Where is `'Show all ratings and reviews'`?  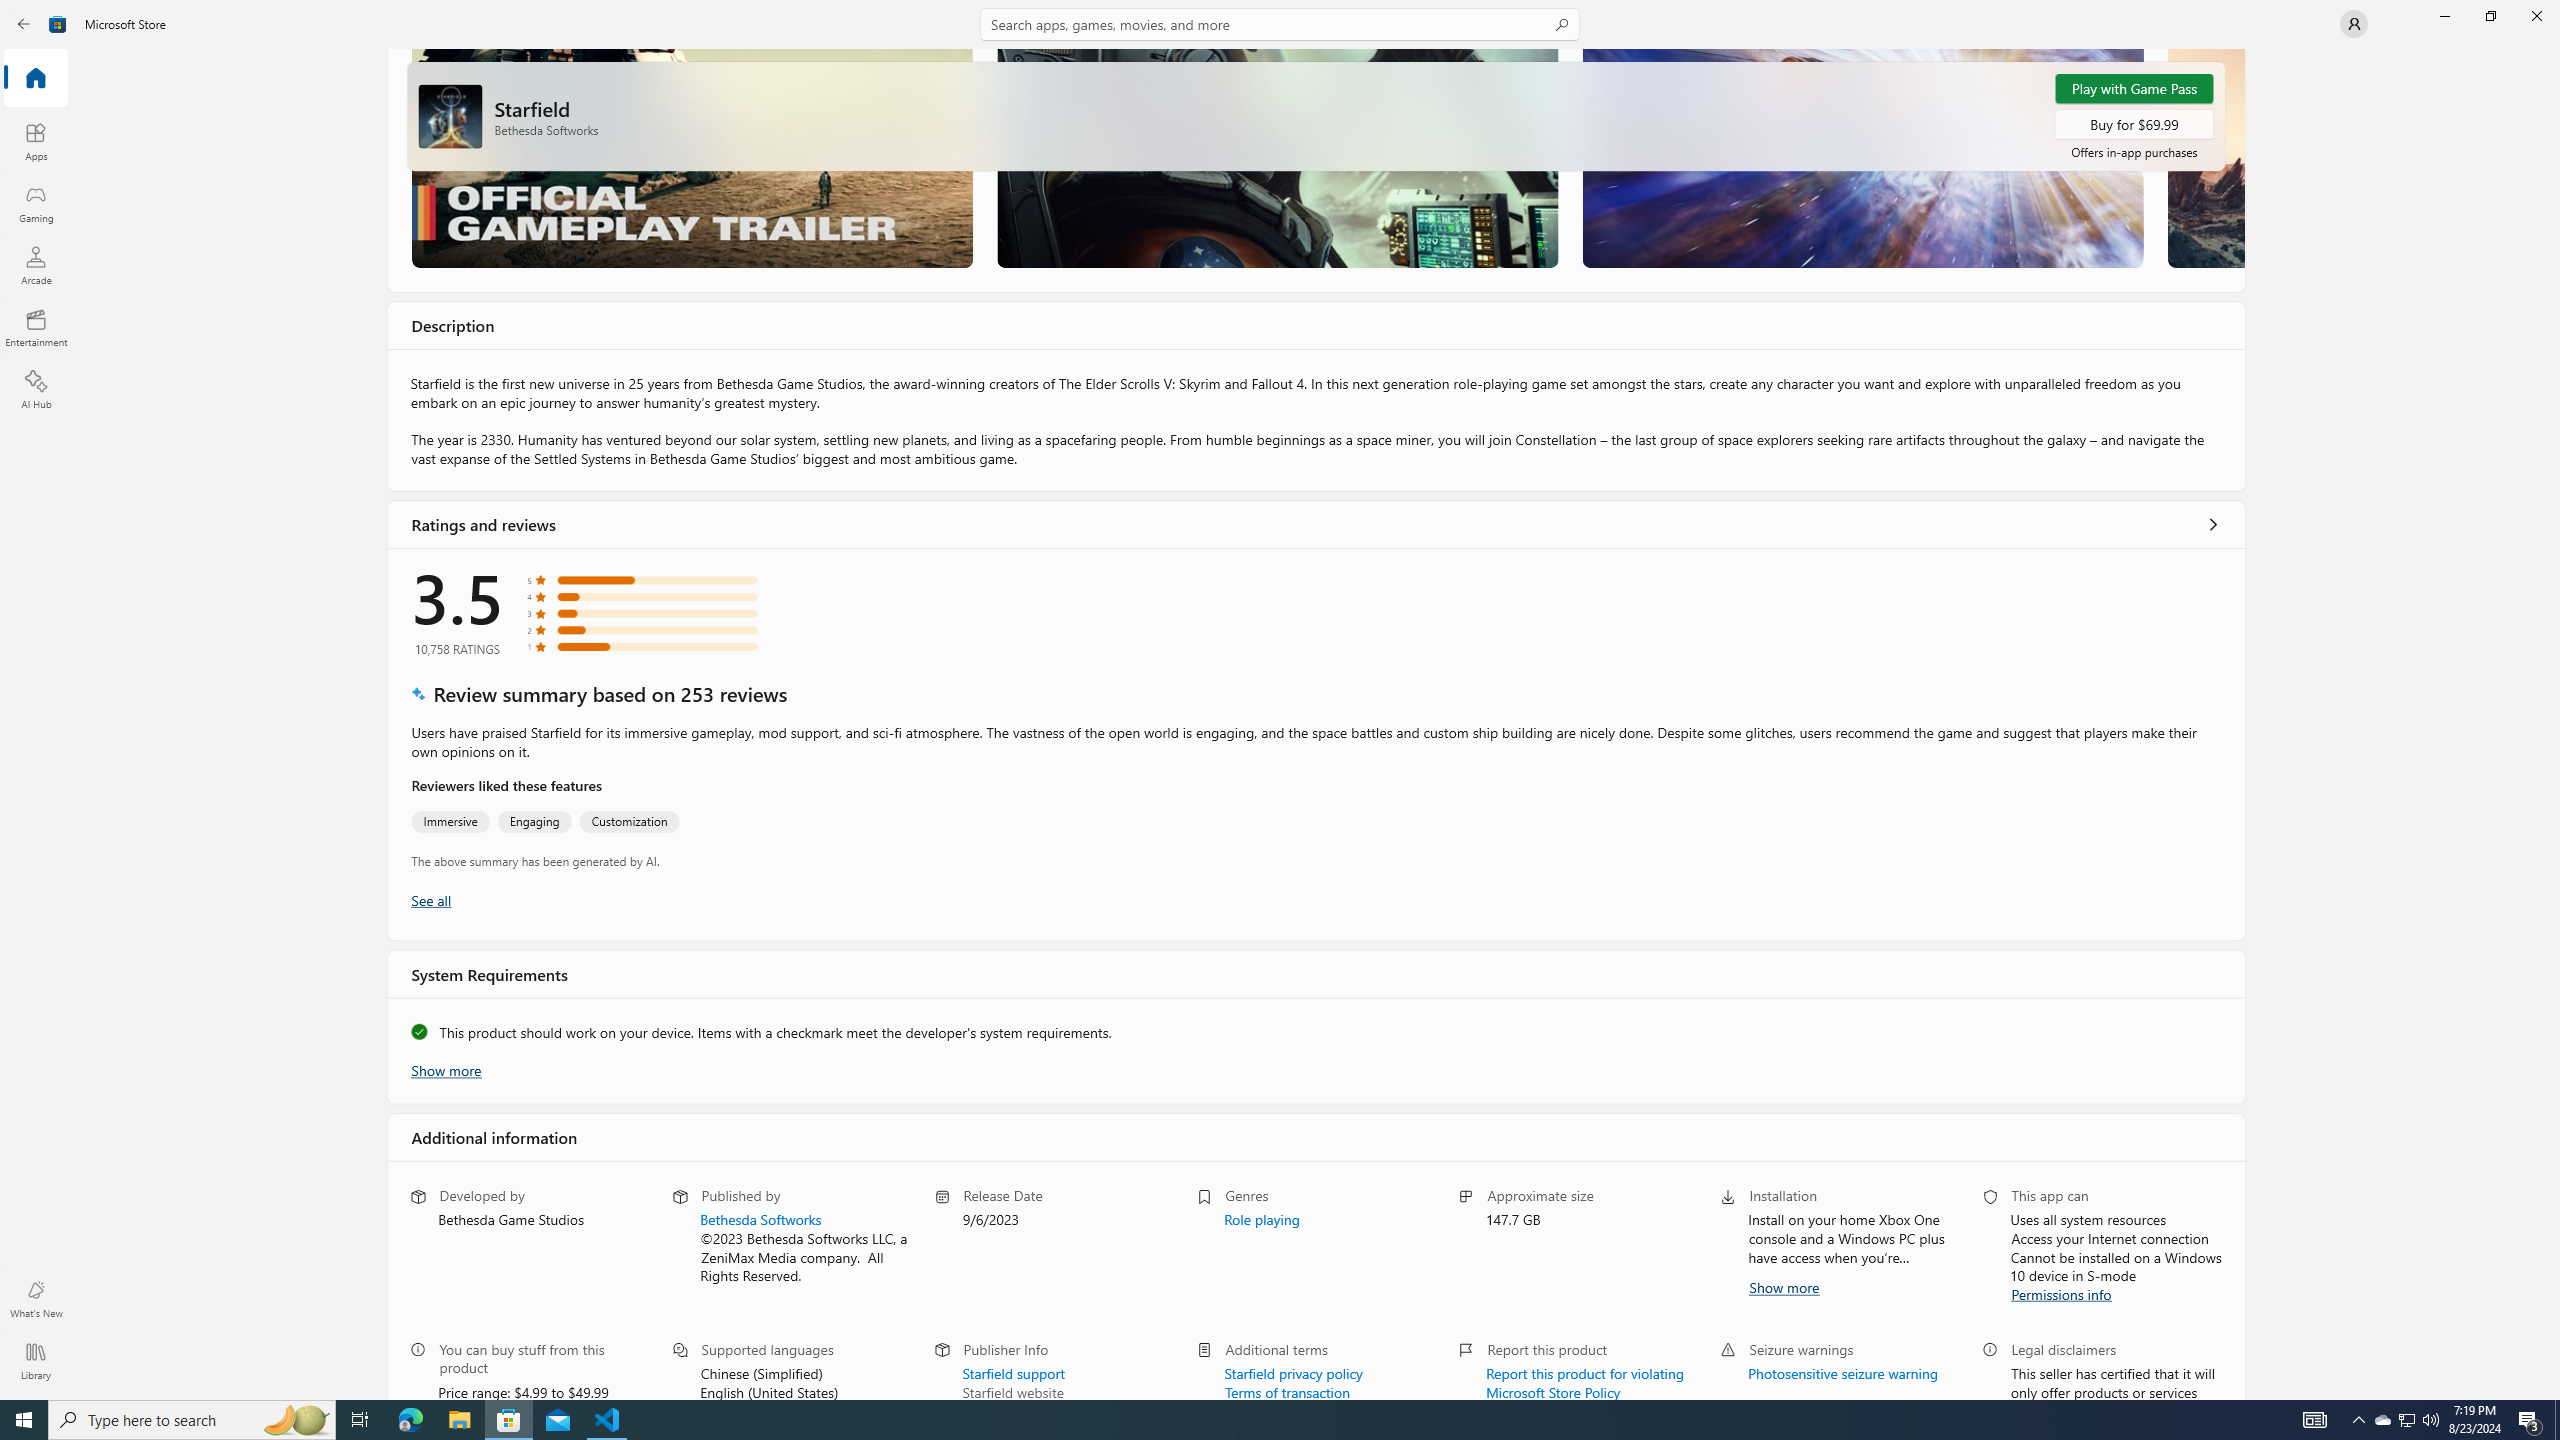 'Show all ratings and reviews' is located at coordinates (2213, 524).